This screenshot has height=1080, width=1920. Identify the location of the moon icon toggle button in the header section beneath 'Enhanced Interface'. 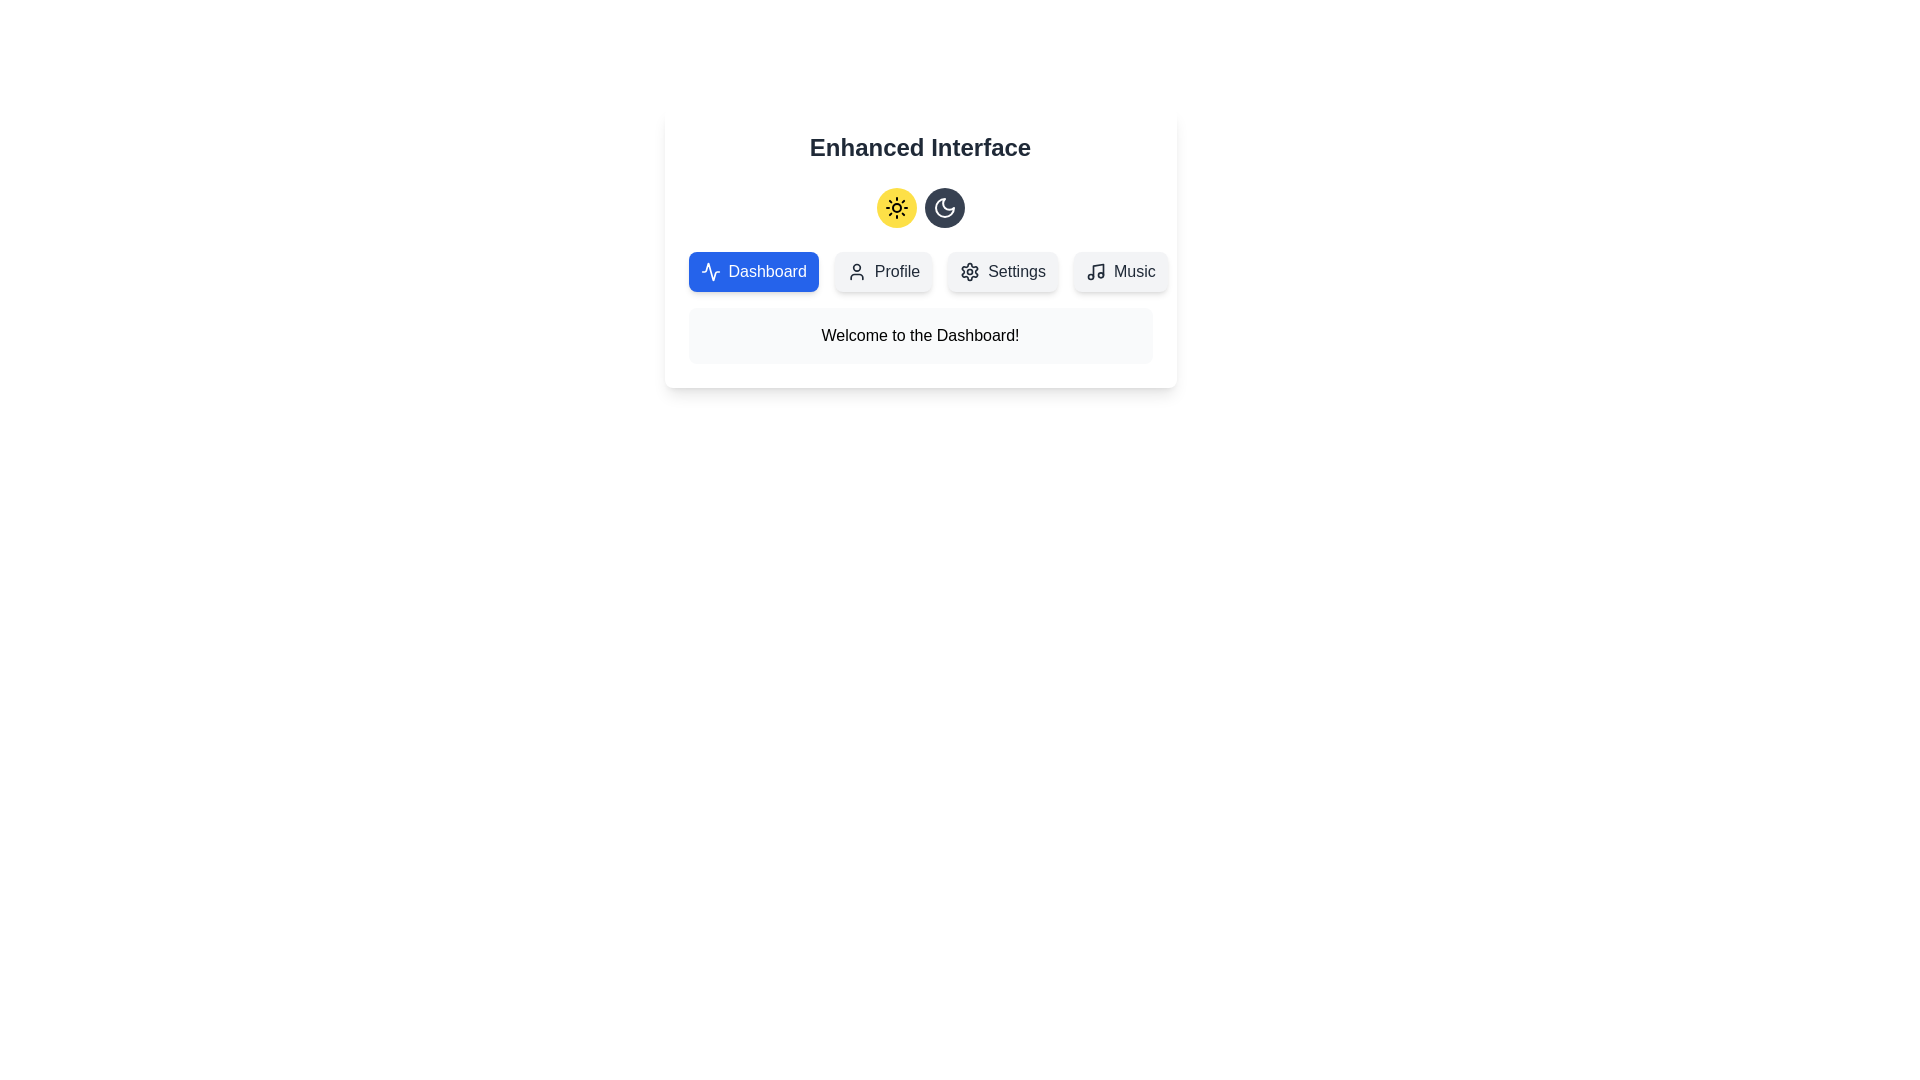
(943, 208).